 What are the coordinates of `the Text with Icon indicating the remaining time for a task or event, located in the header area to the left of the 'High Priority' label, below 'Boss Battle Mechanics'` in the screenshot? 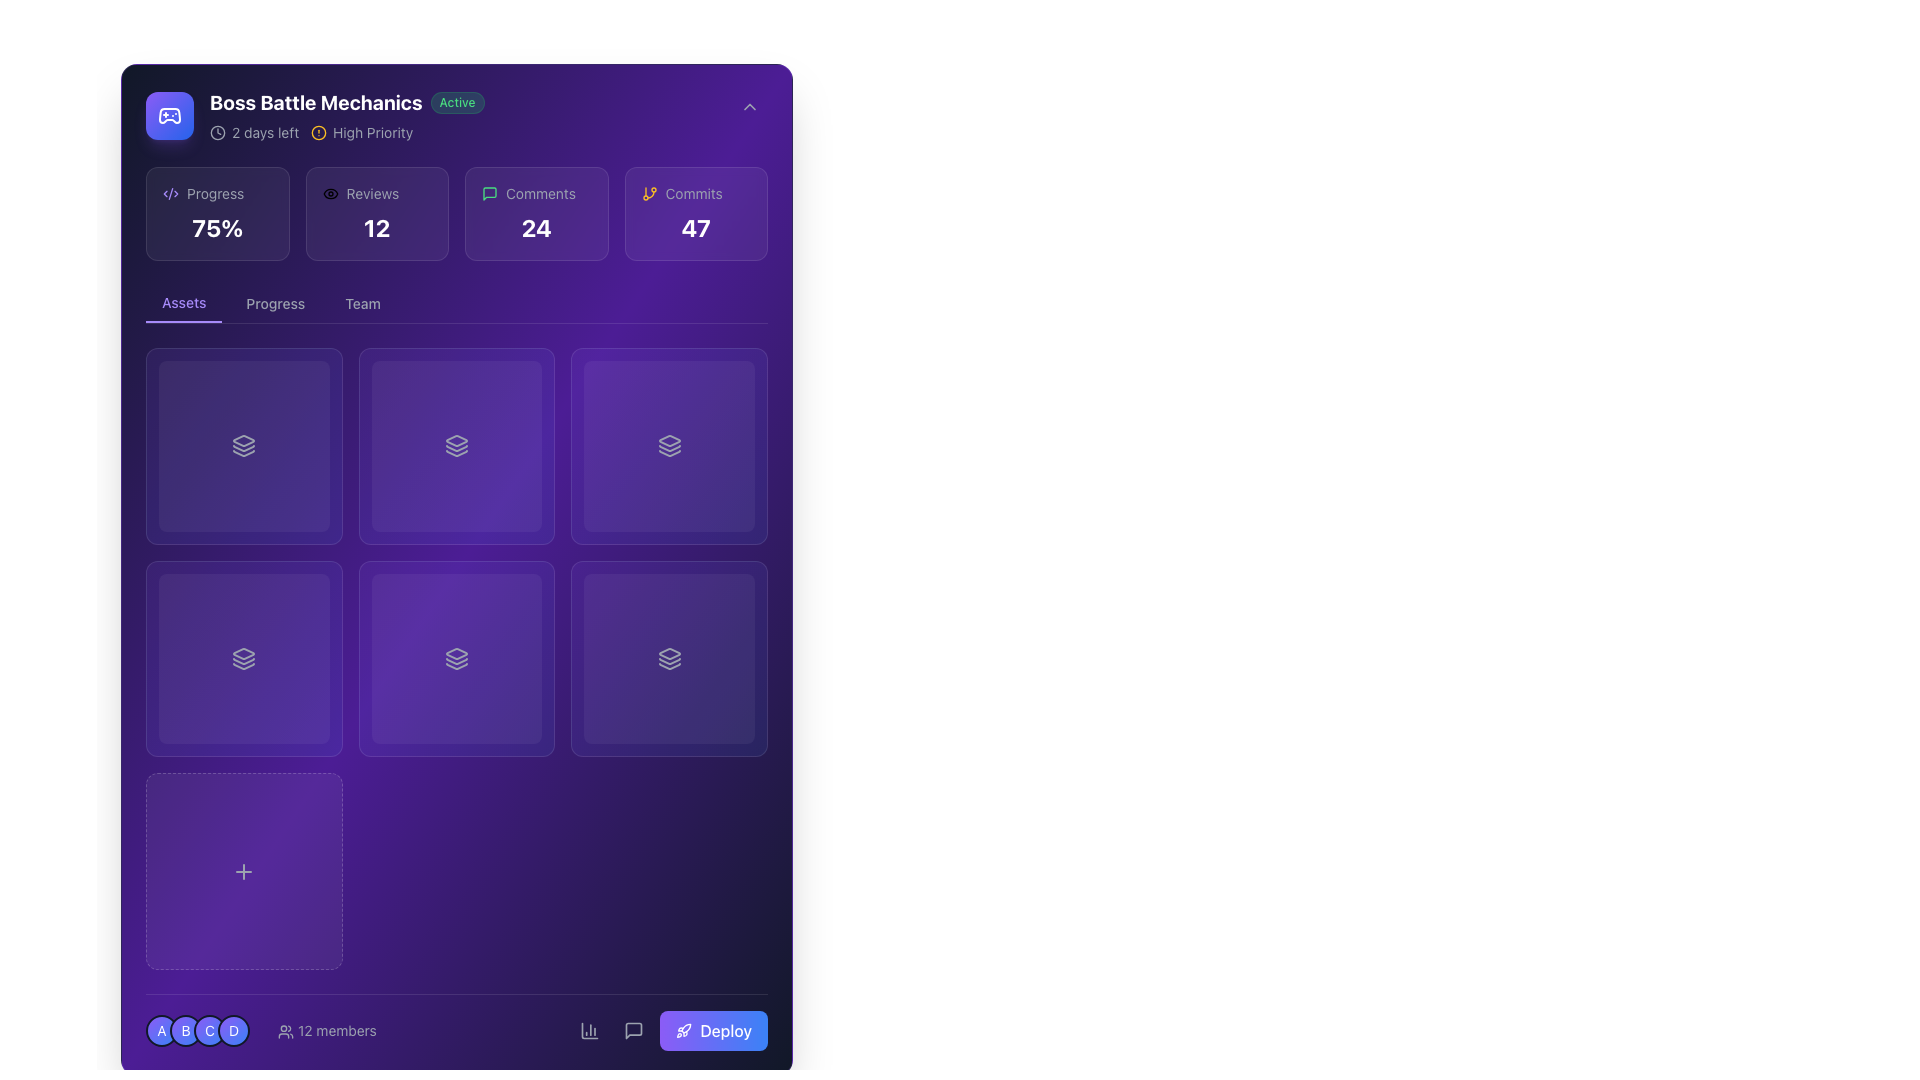 It's located at (253, 132).